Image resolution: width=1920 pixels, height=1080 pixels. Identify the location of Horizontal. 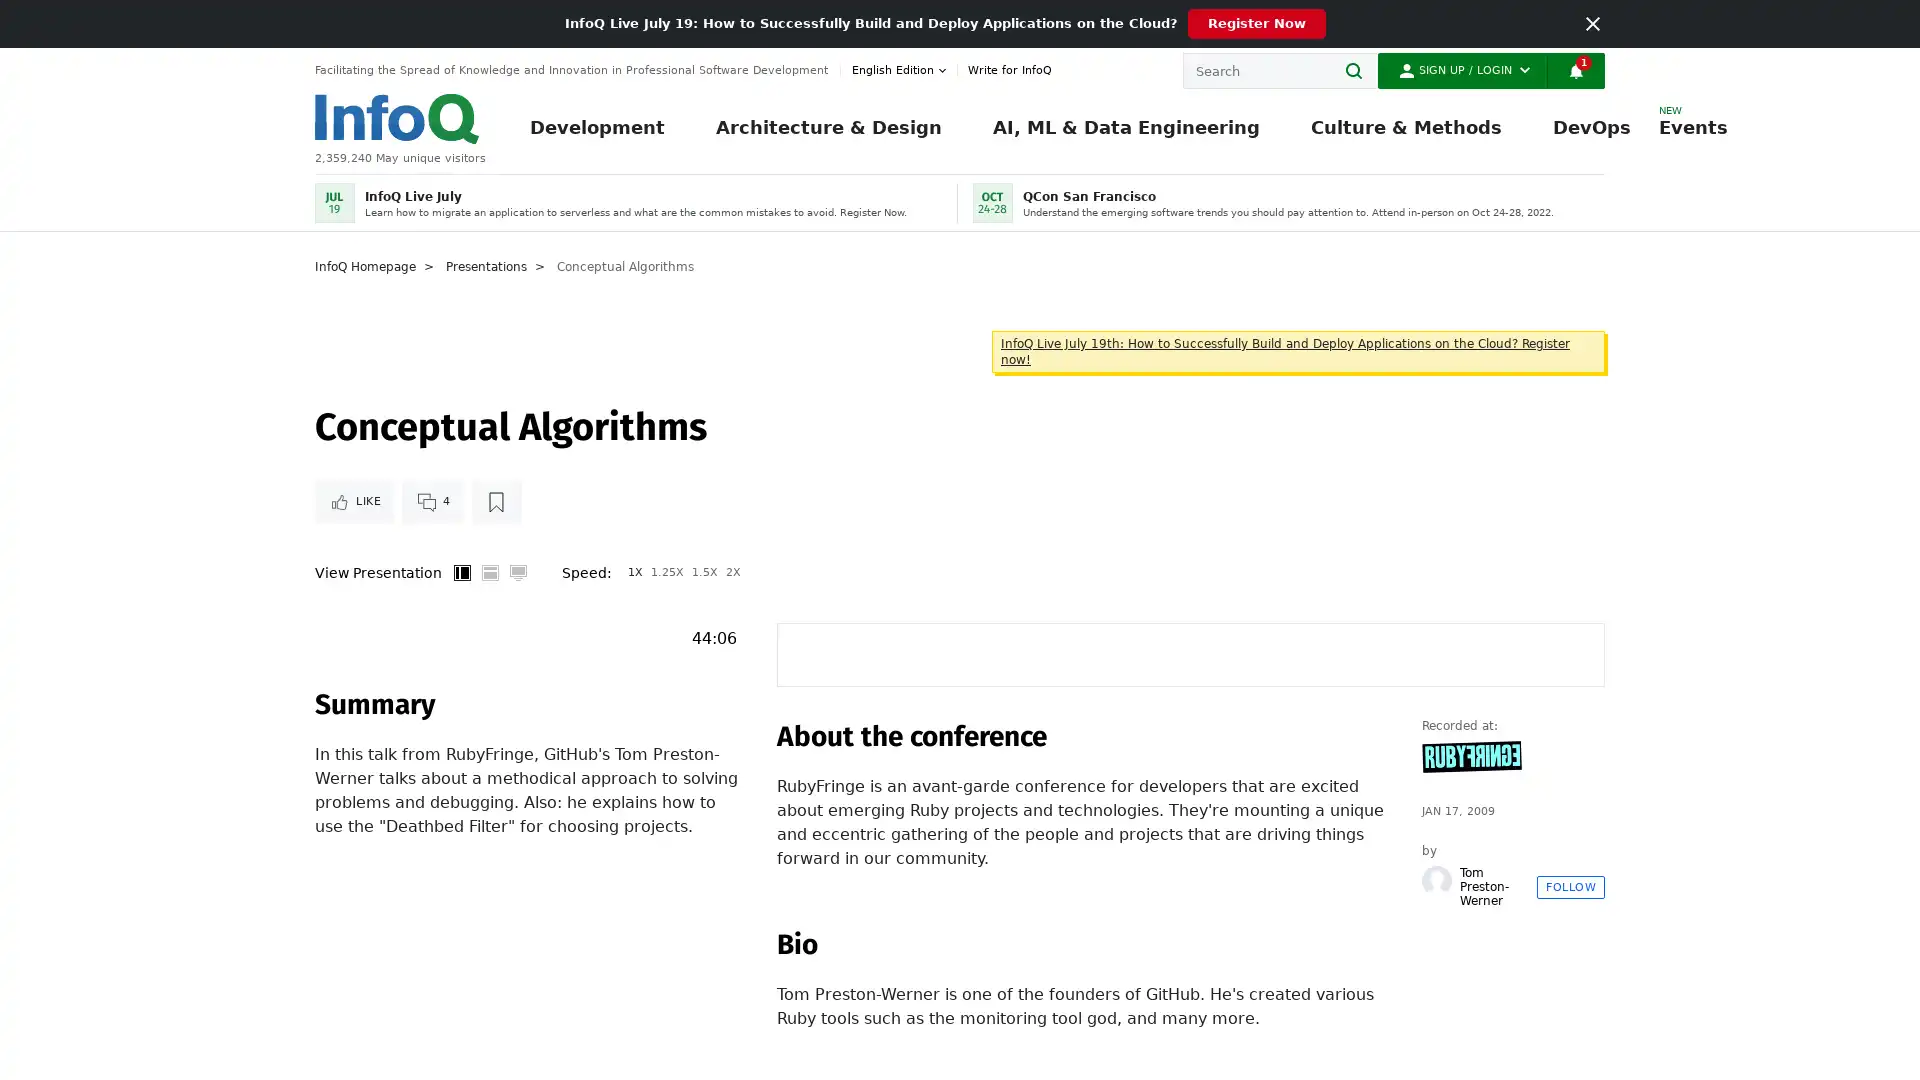
(489, 573).